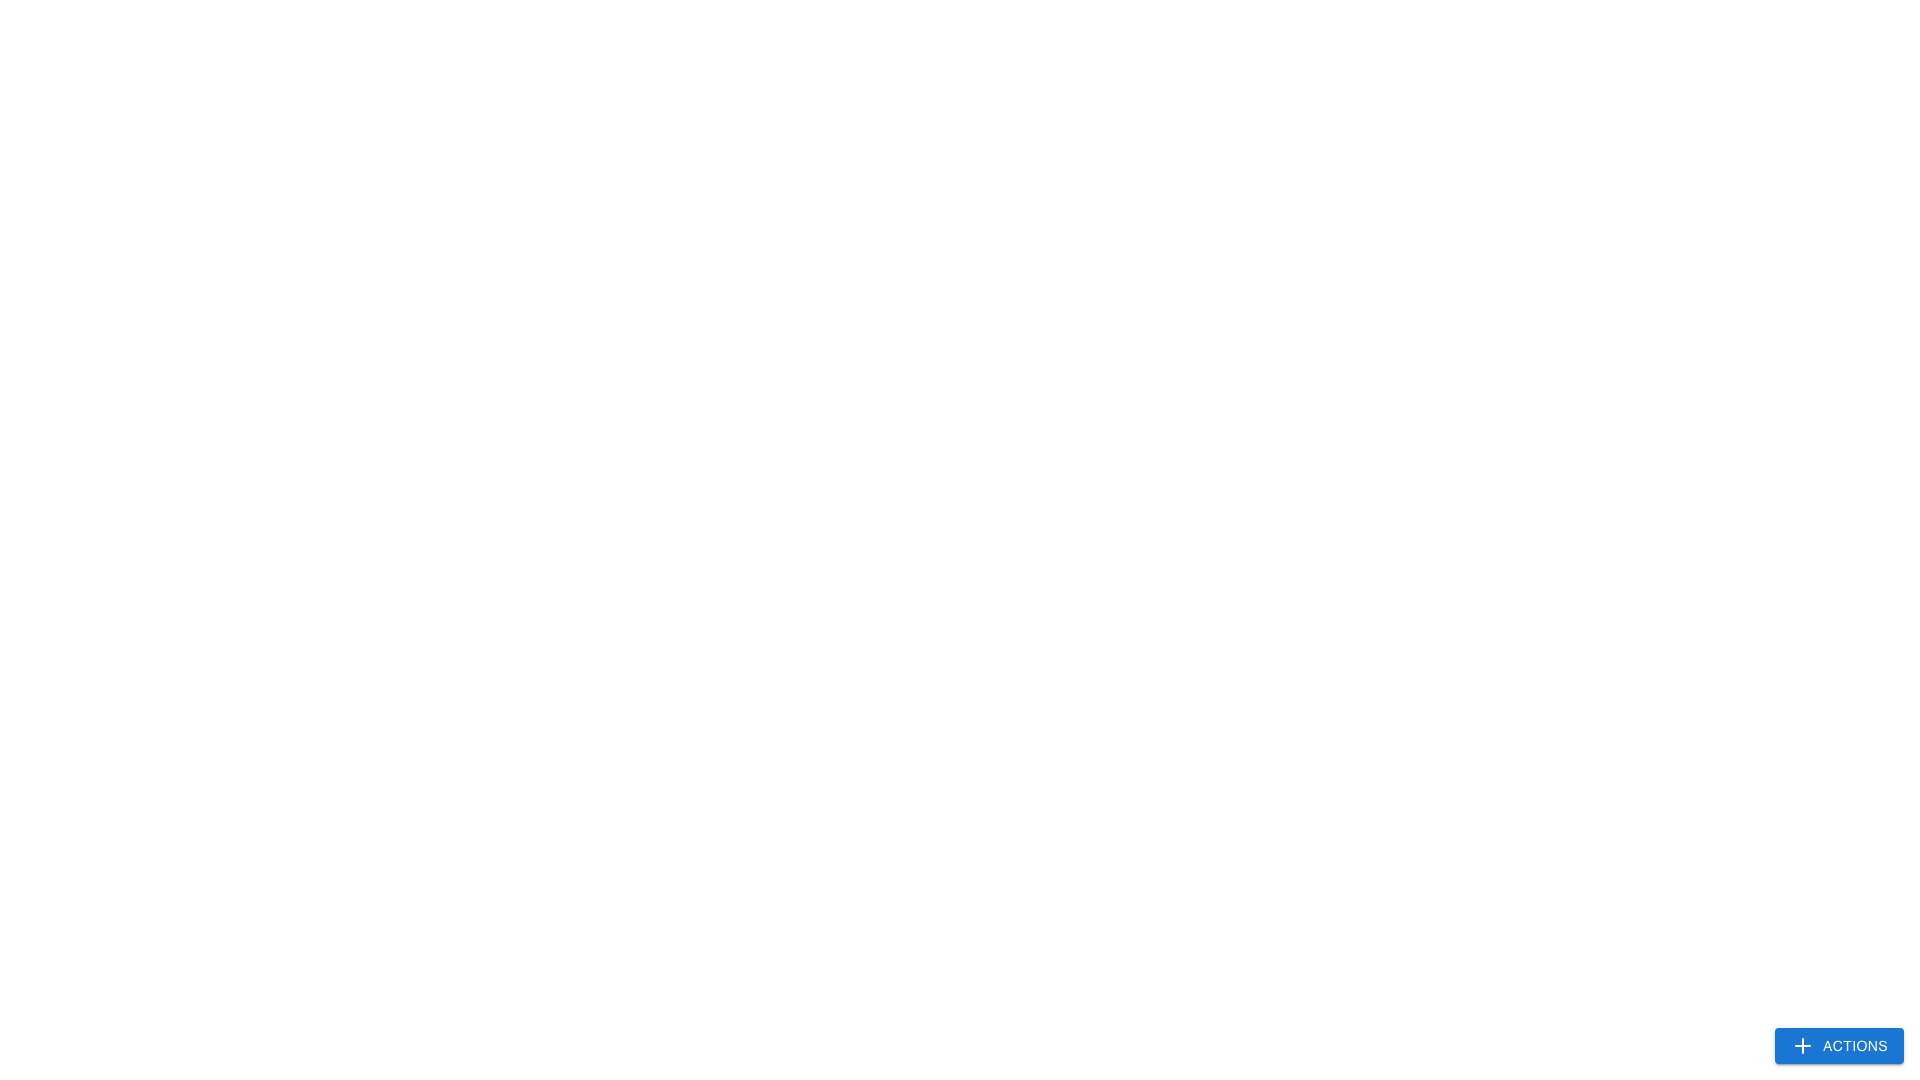 The image size is (1920, 1080). Describe the element at coordinates (1839, 1044) in the screenshot. I see `the solid blue rectangle button with a white '+' icon and the text 'ACTIONS' to invoke its action` at that location.